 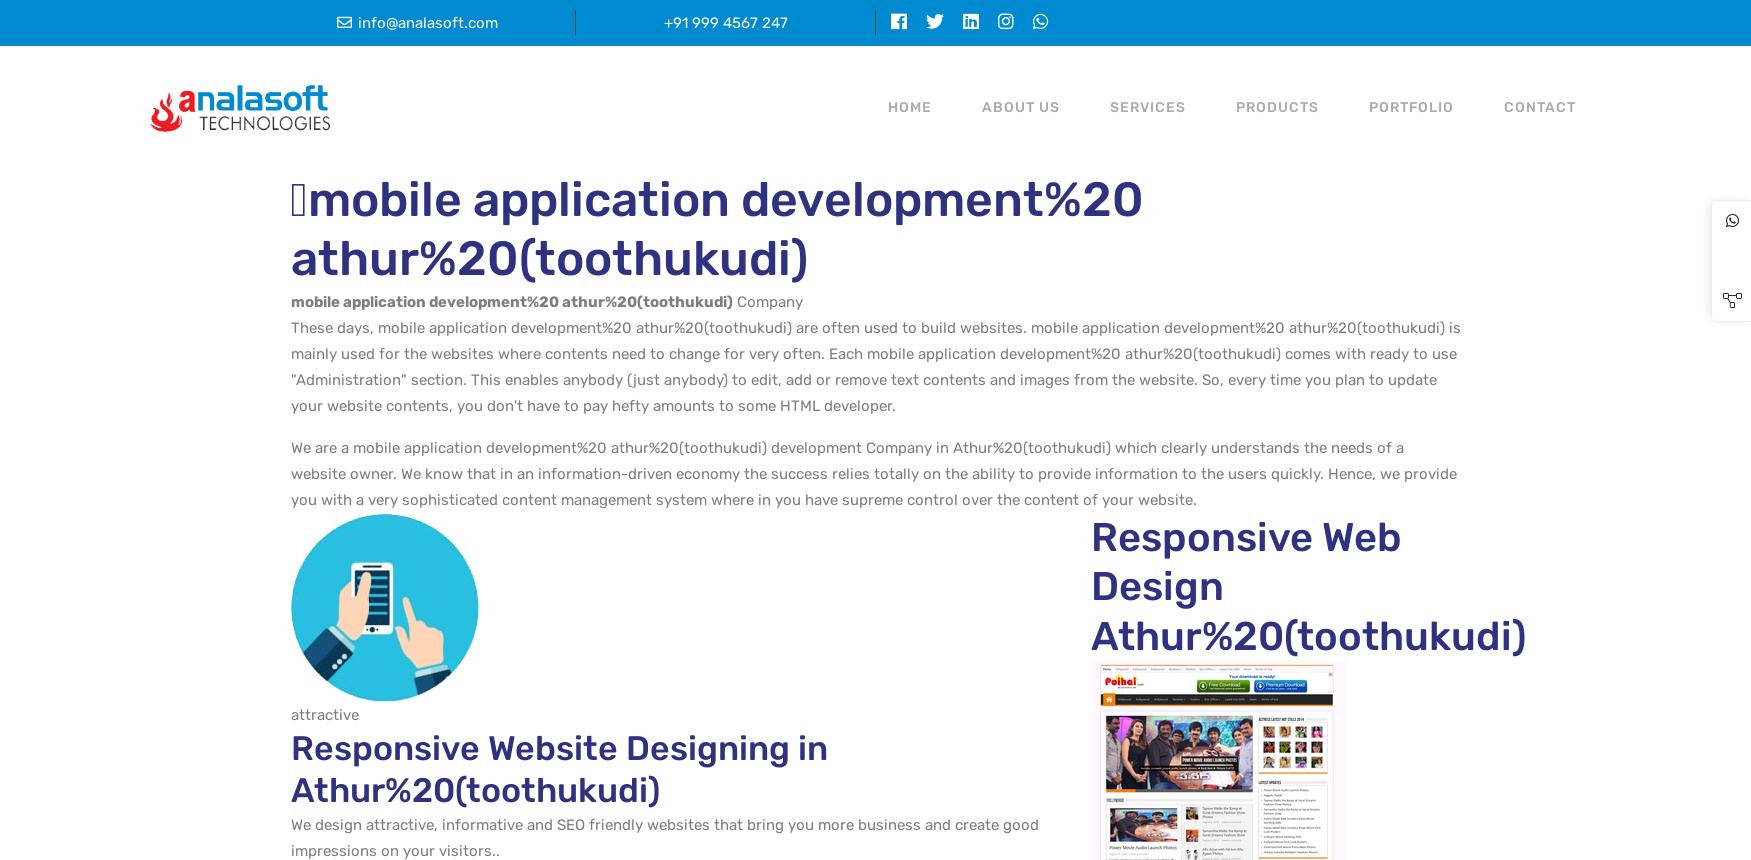 What do you see at coordinates (323, 714) in the screenshot?
I see `'attractive'` at bounding box center [323, 714].